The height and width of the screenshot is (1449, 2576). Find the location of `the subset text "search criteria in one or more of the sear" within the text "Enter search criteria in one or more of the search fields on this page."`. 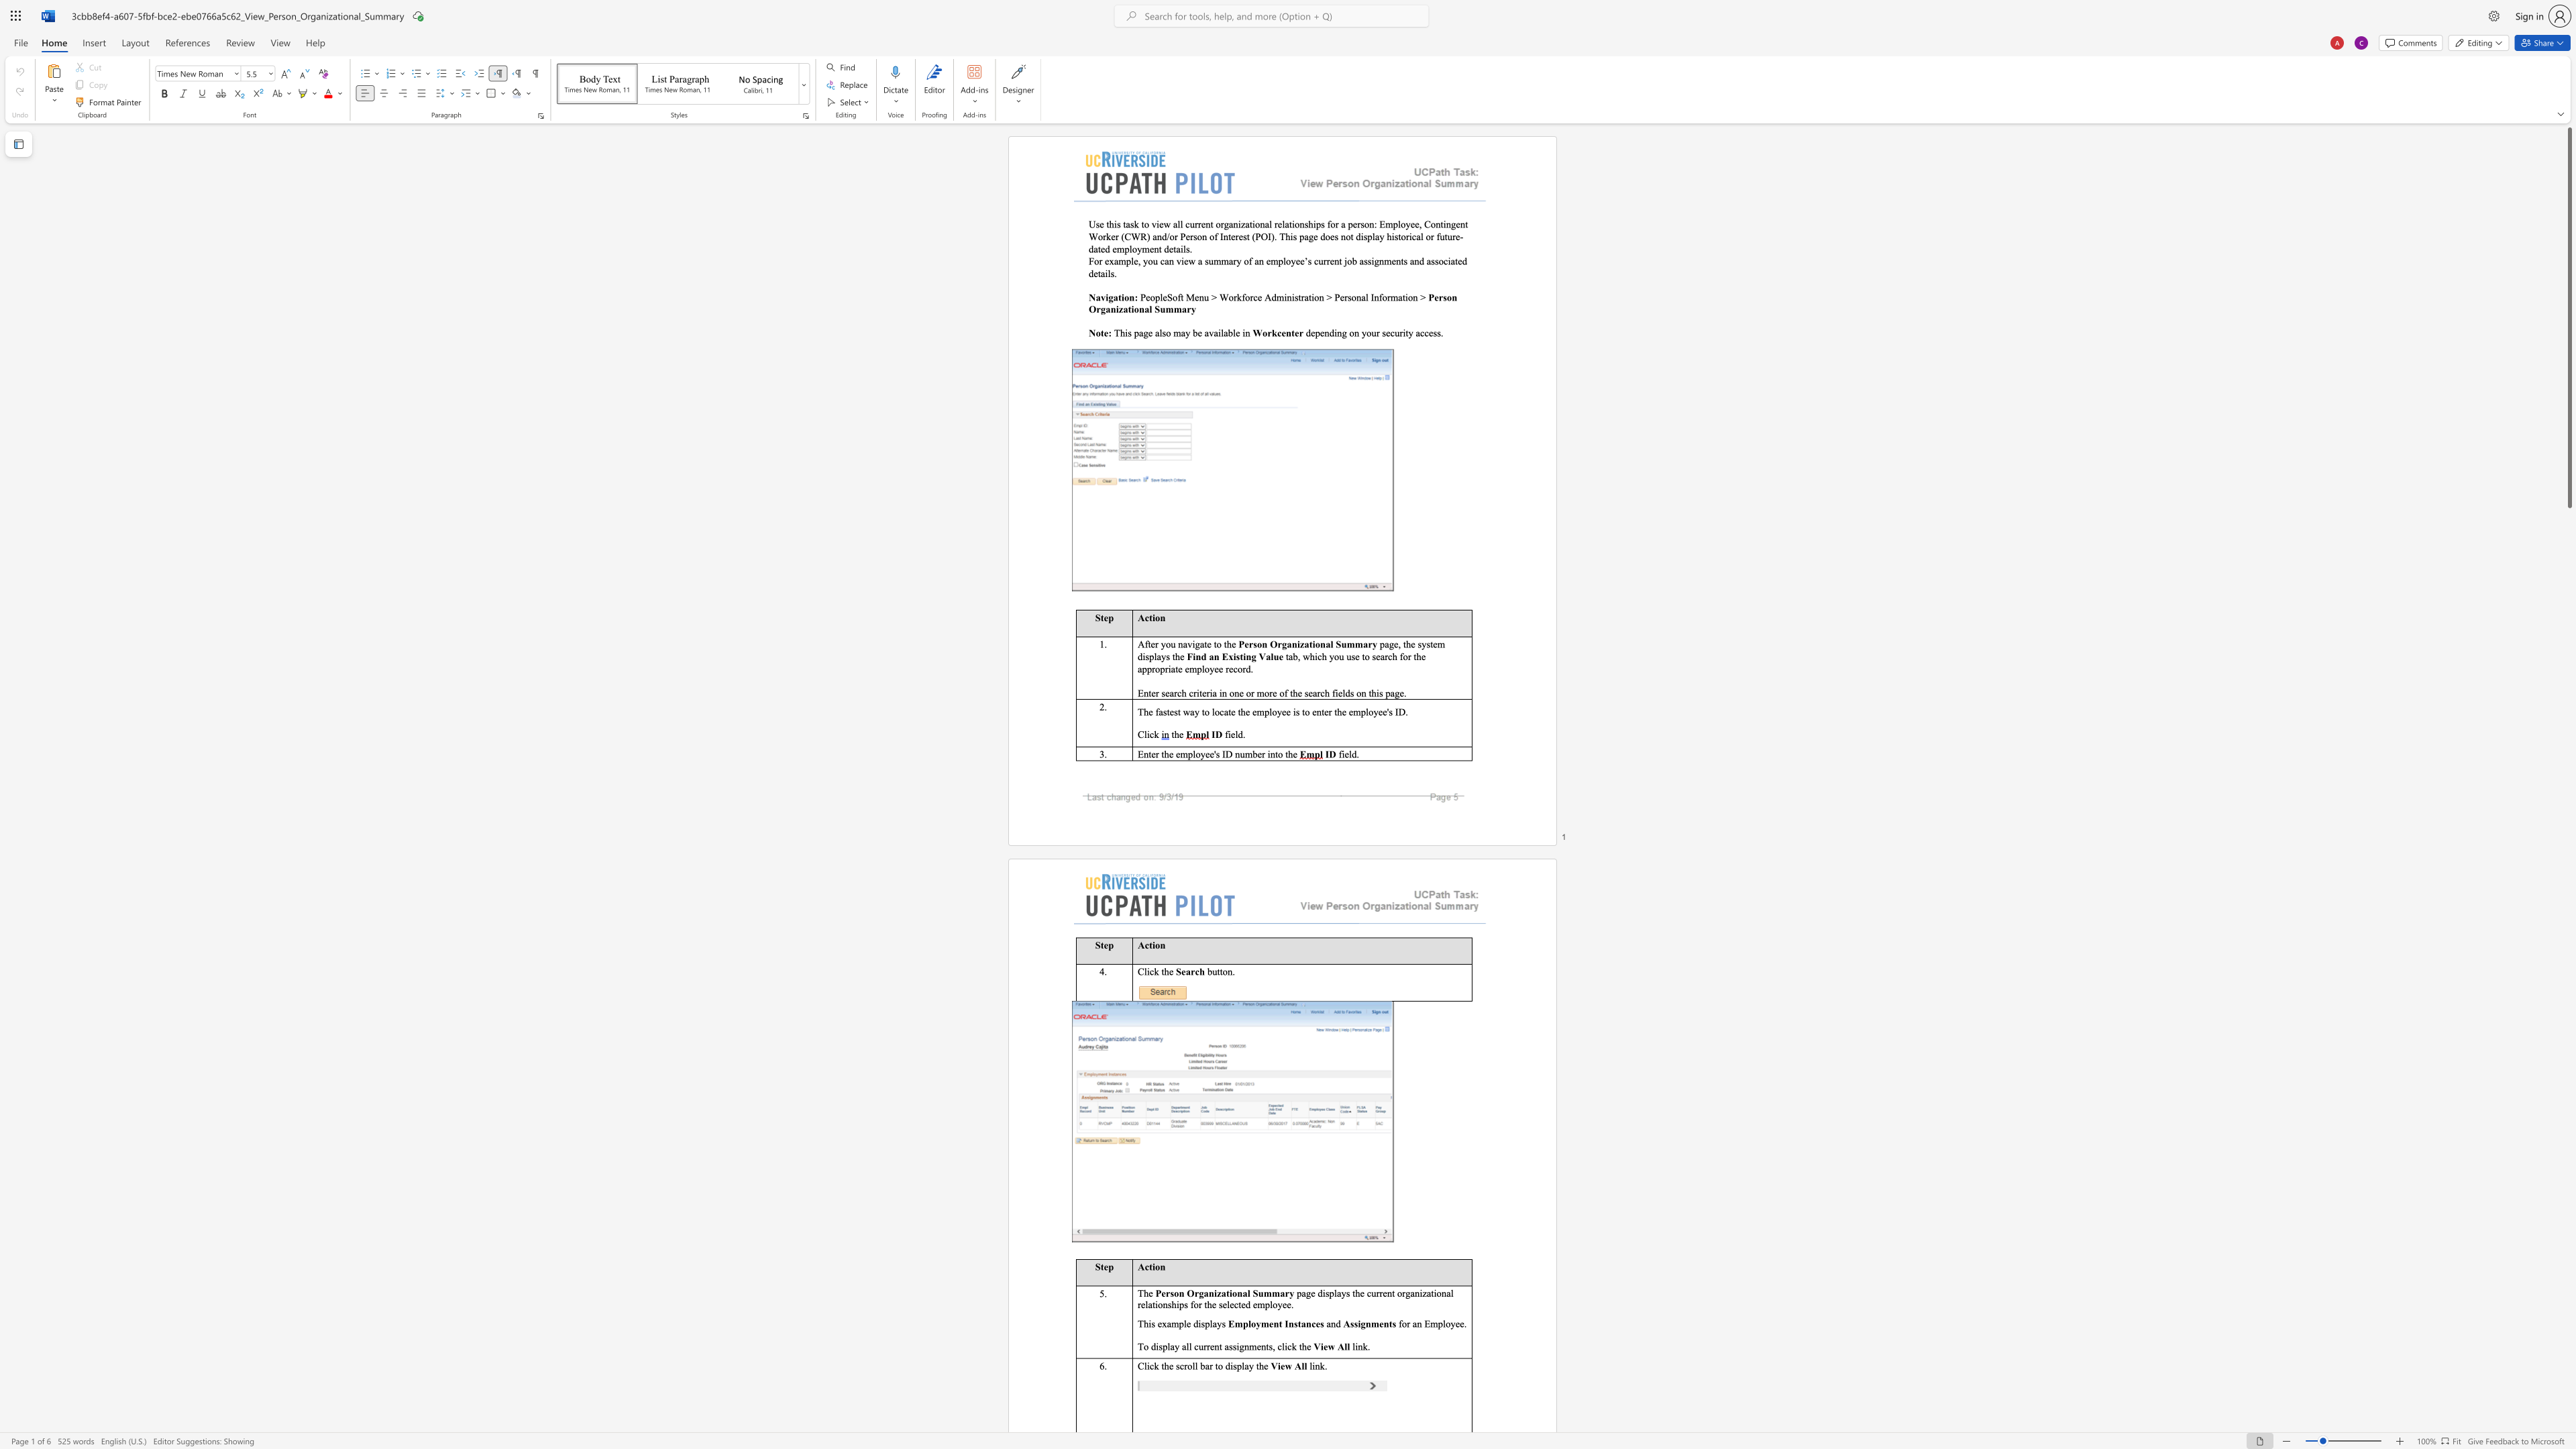

the subset text "search criteria in one or more of the sear" within the text "Enter search criteria in one or more of the search fields on this page." is located at coordinates (1160, 692).